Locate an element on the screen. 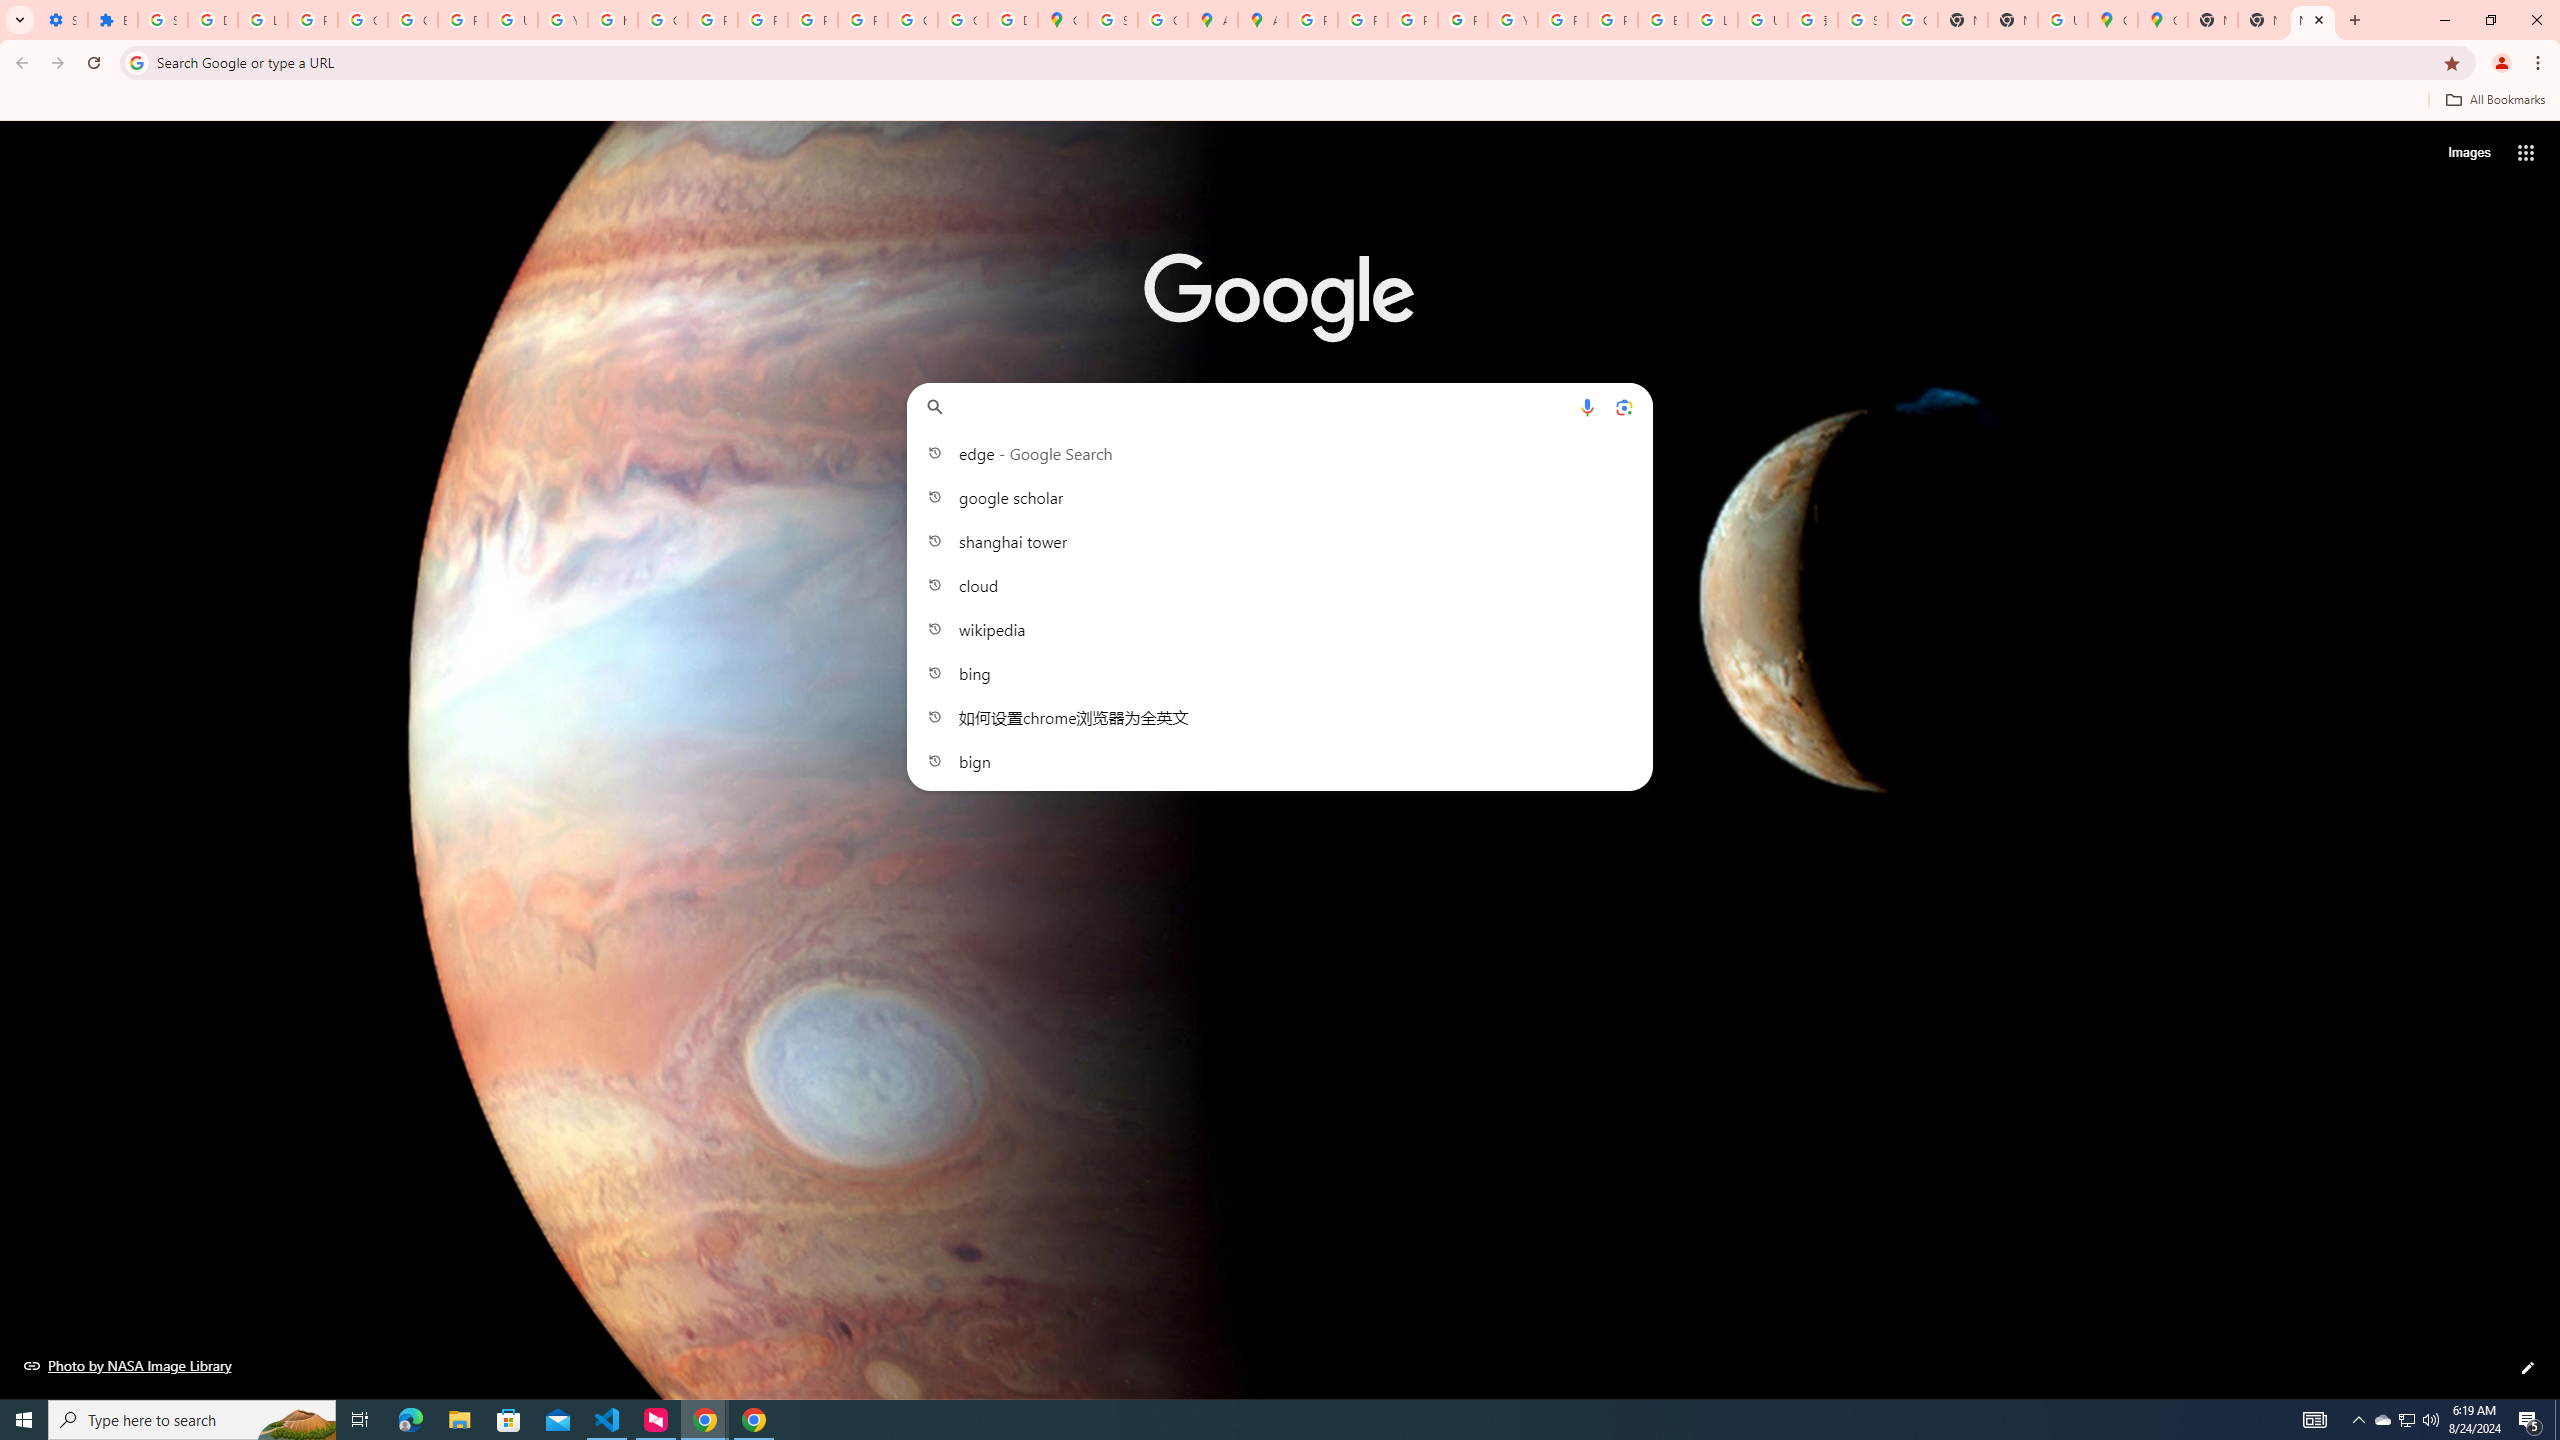 The height and width of the screenshot is (1440, 2560). 'Google Maps' is located at coordinates (2162, 19).